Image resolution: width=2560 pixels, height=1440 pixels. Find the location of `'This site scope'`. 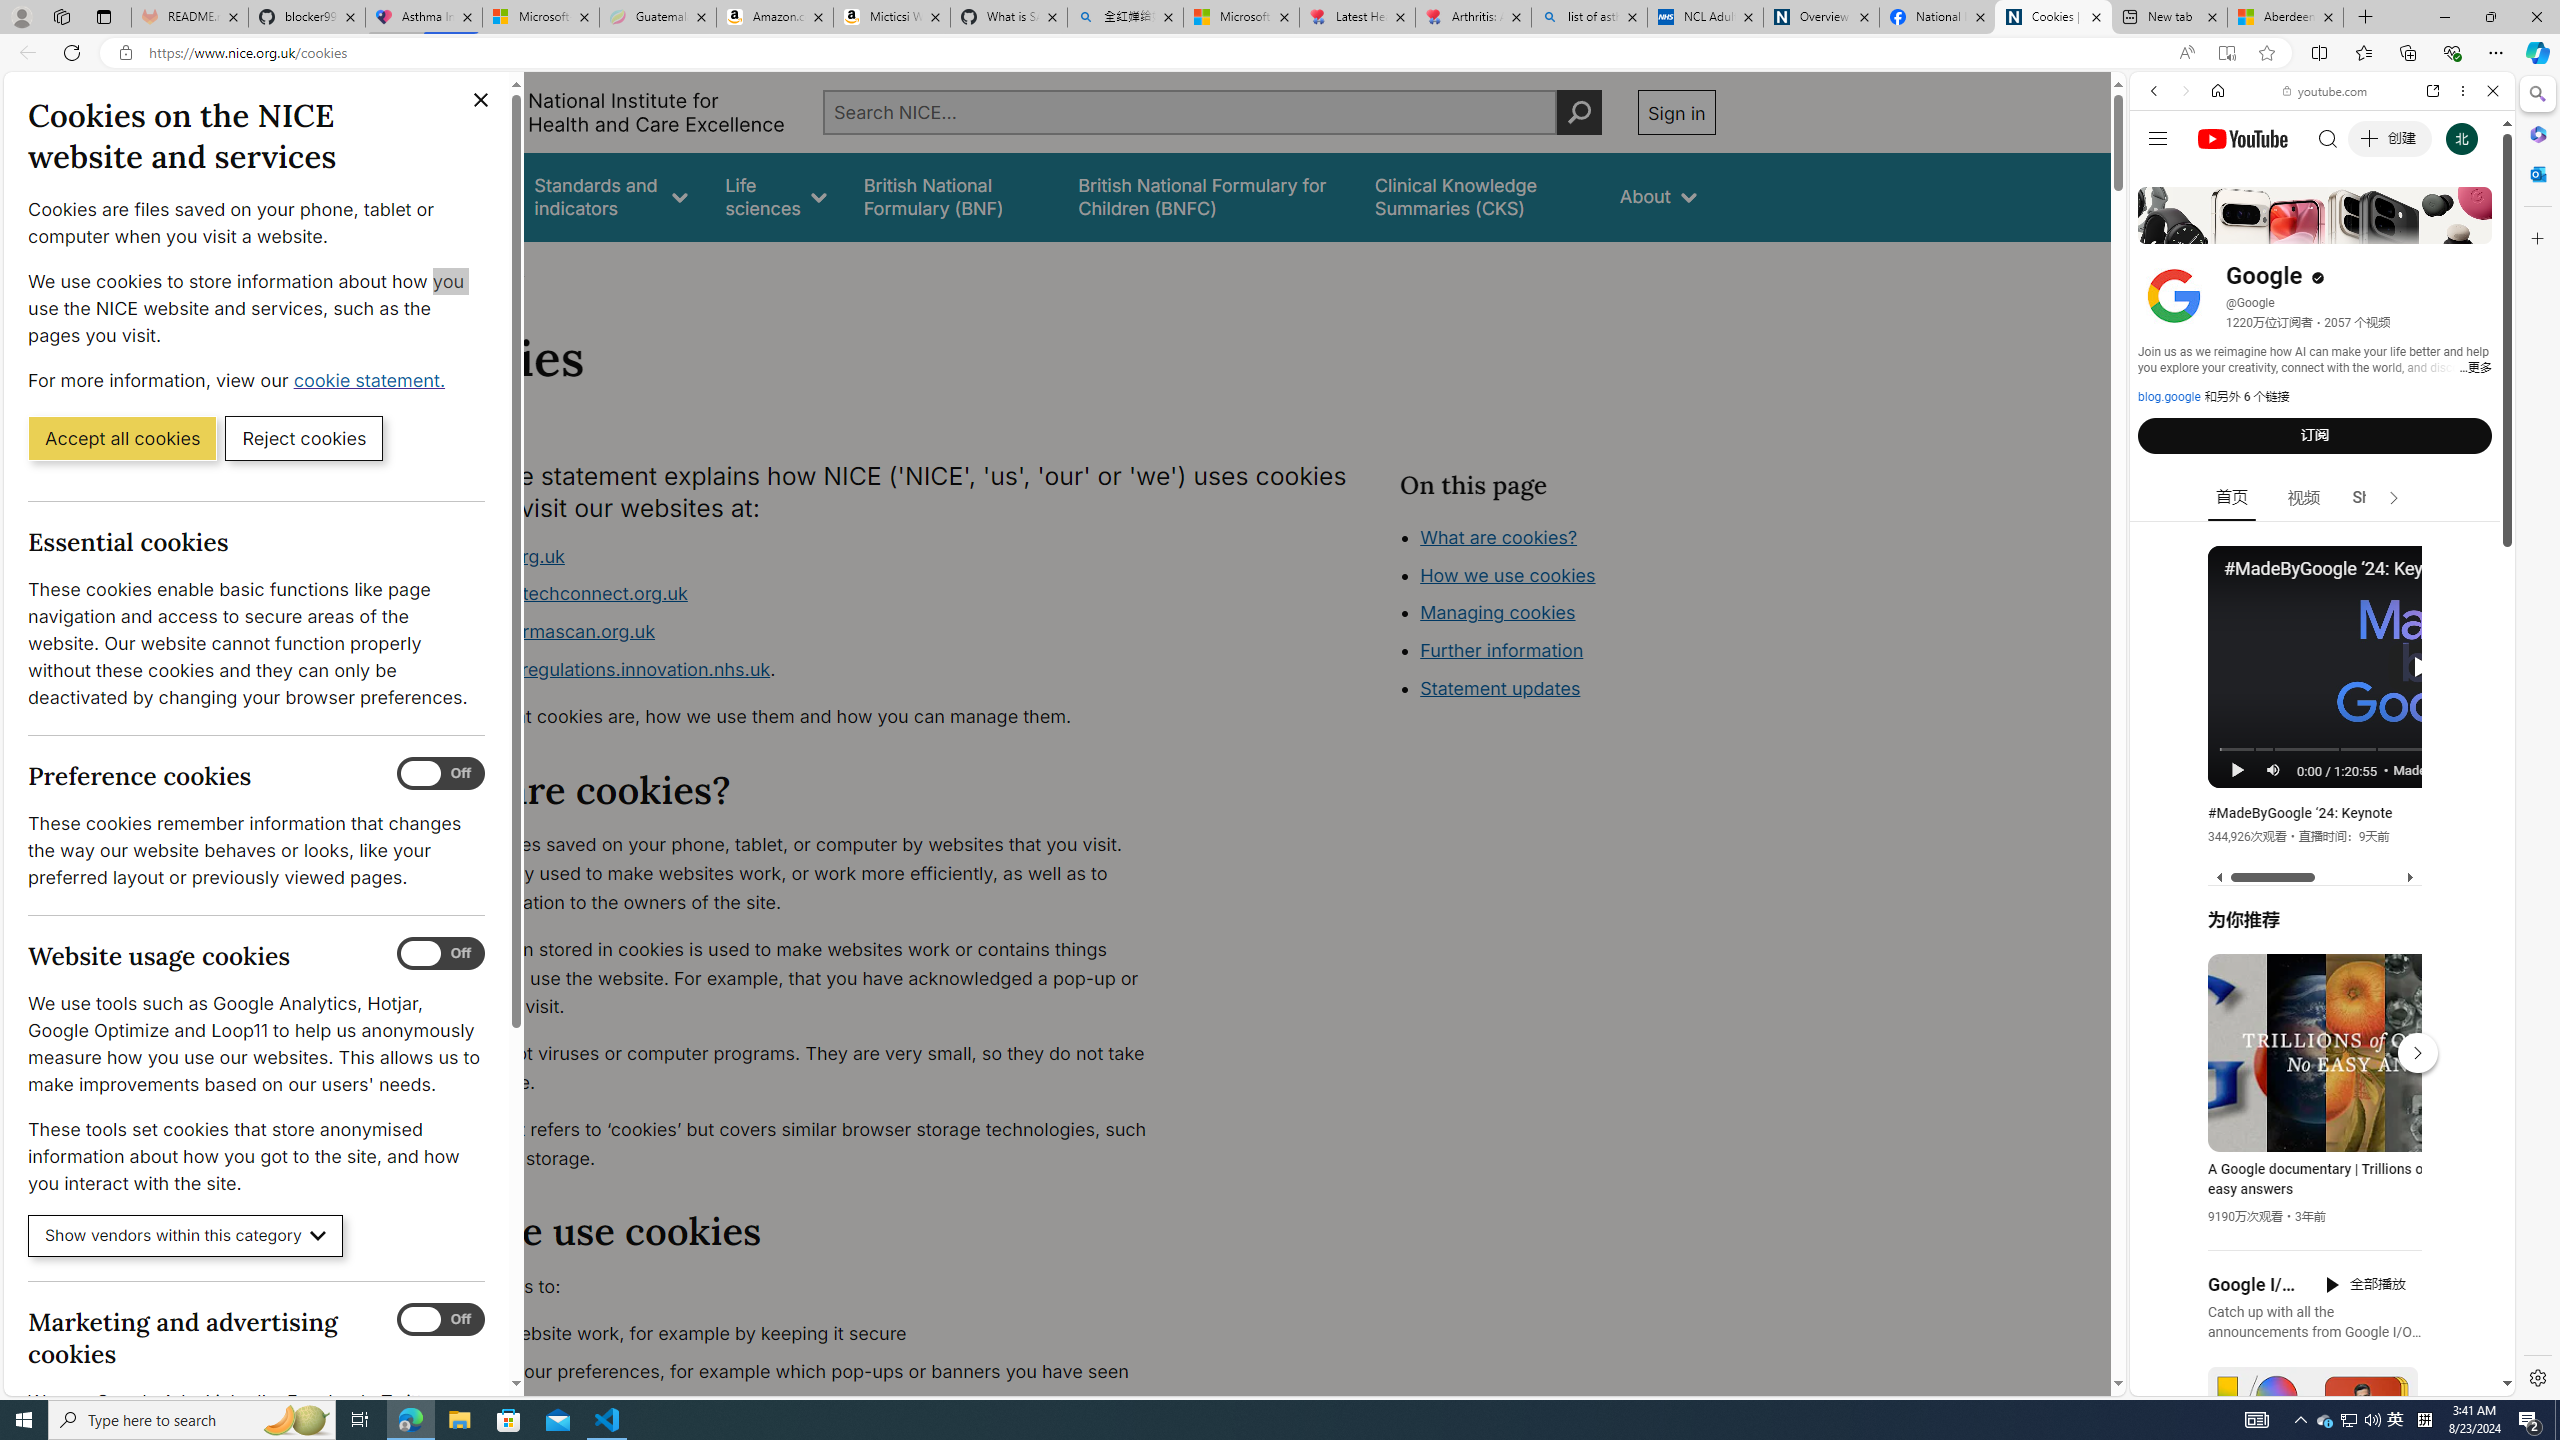

'This site scope' is located at coordinates (2214, 180).